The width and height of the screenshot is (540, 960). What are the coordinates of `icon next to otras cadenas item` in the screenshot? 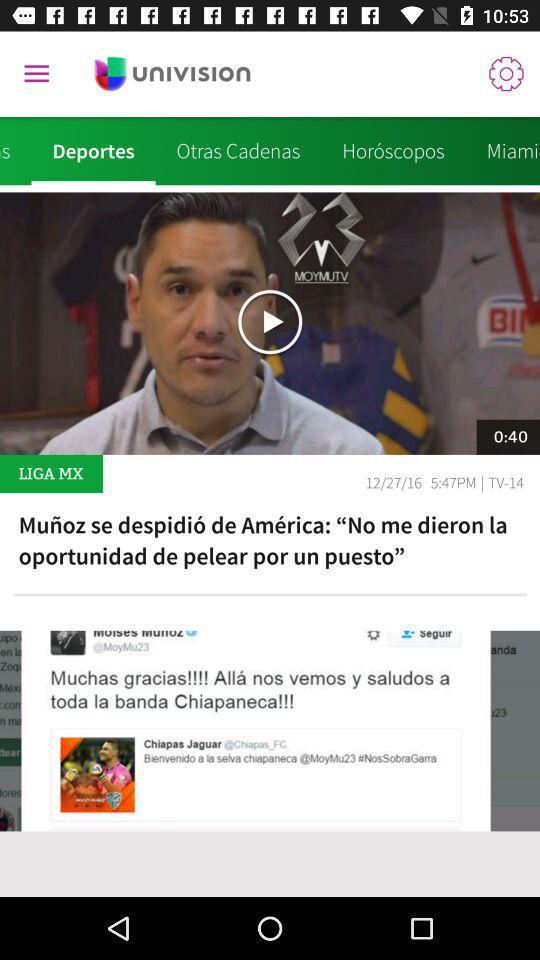 It's located at (393, 150).